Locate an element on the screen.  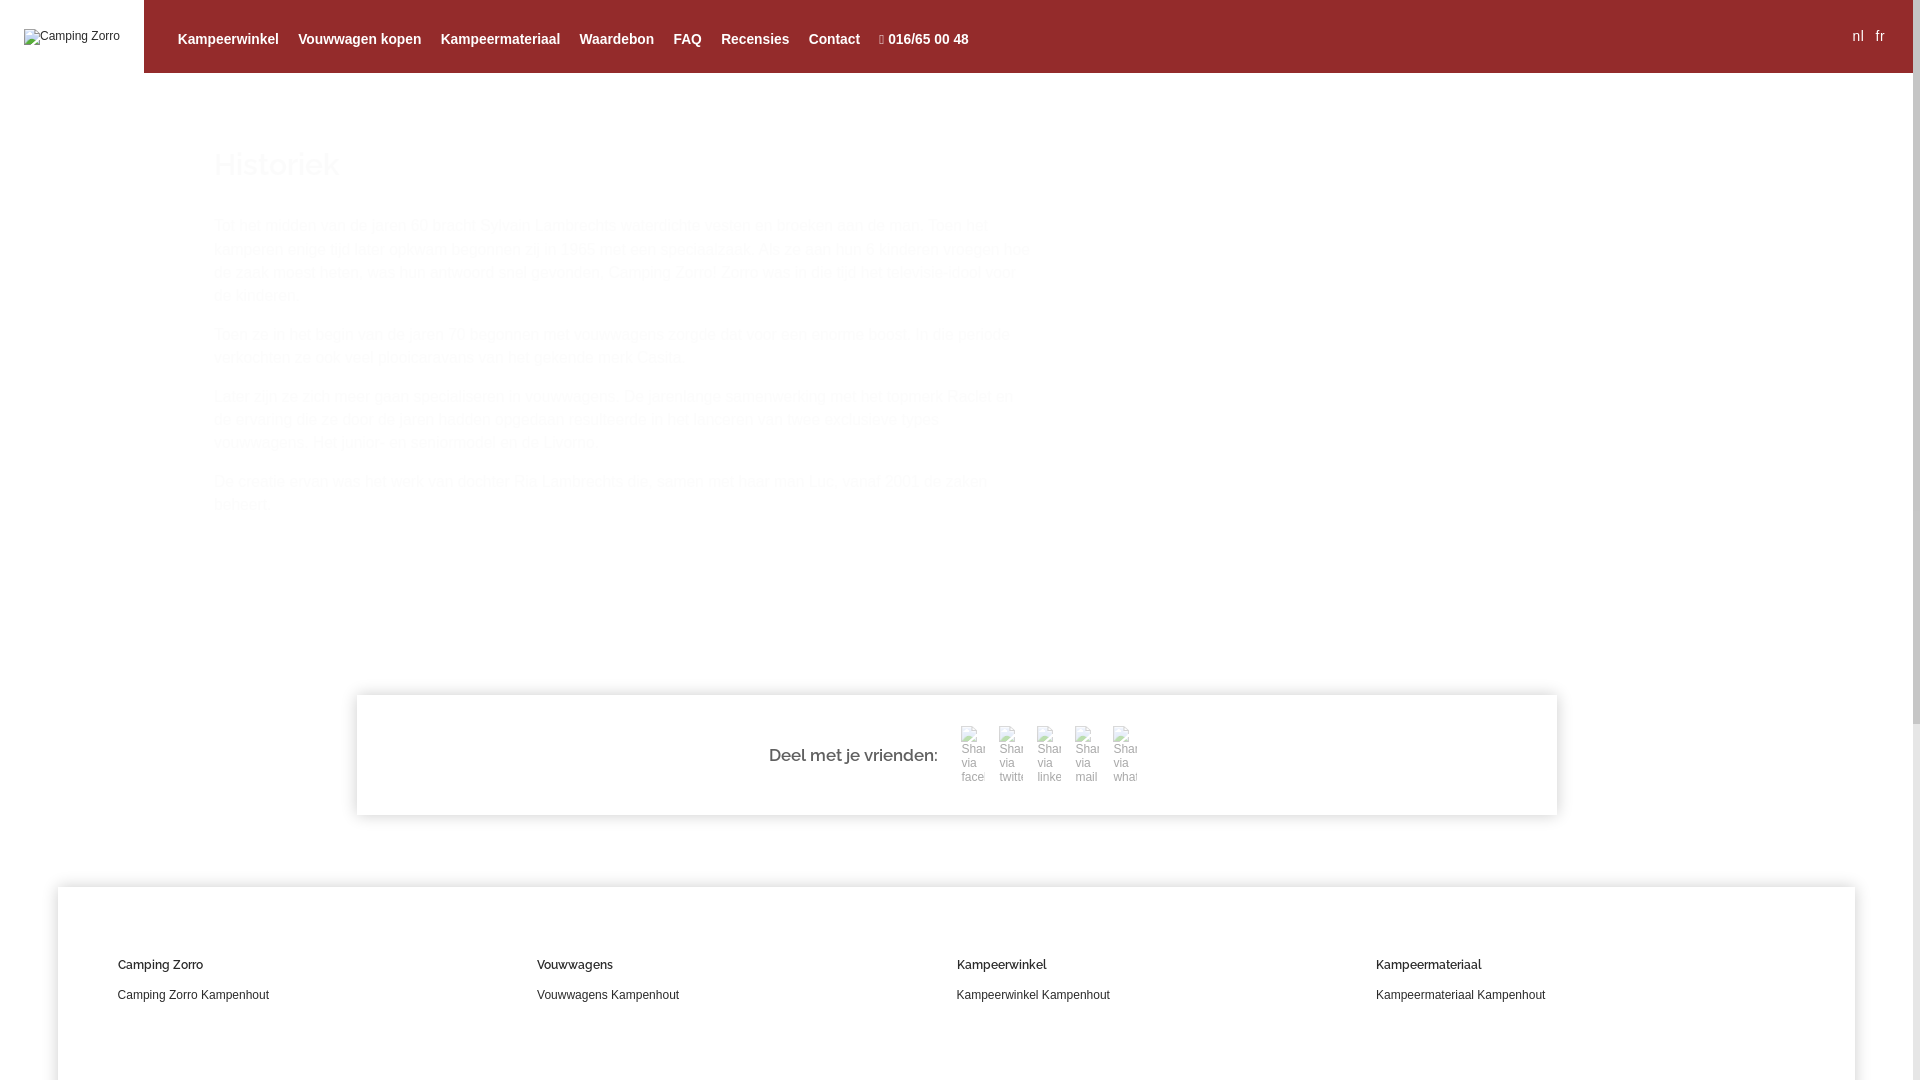
'Waardebon' is located at coordinates (616, 39).